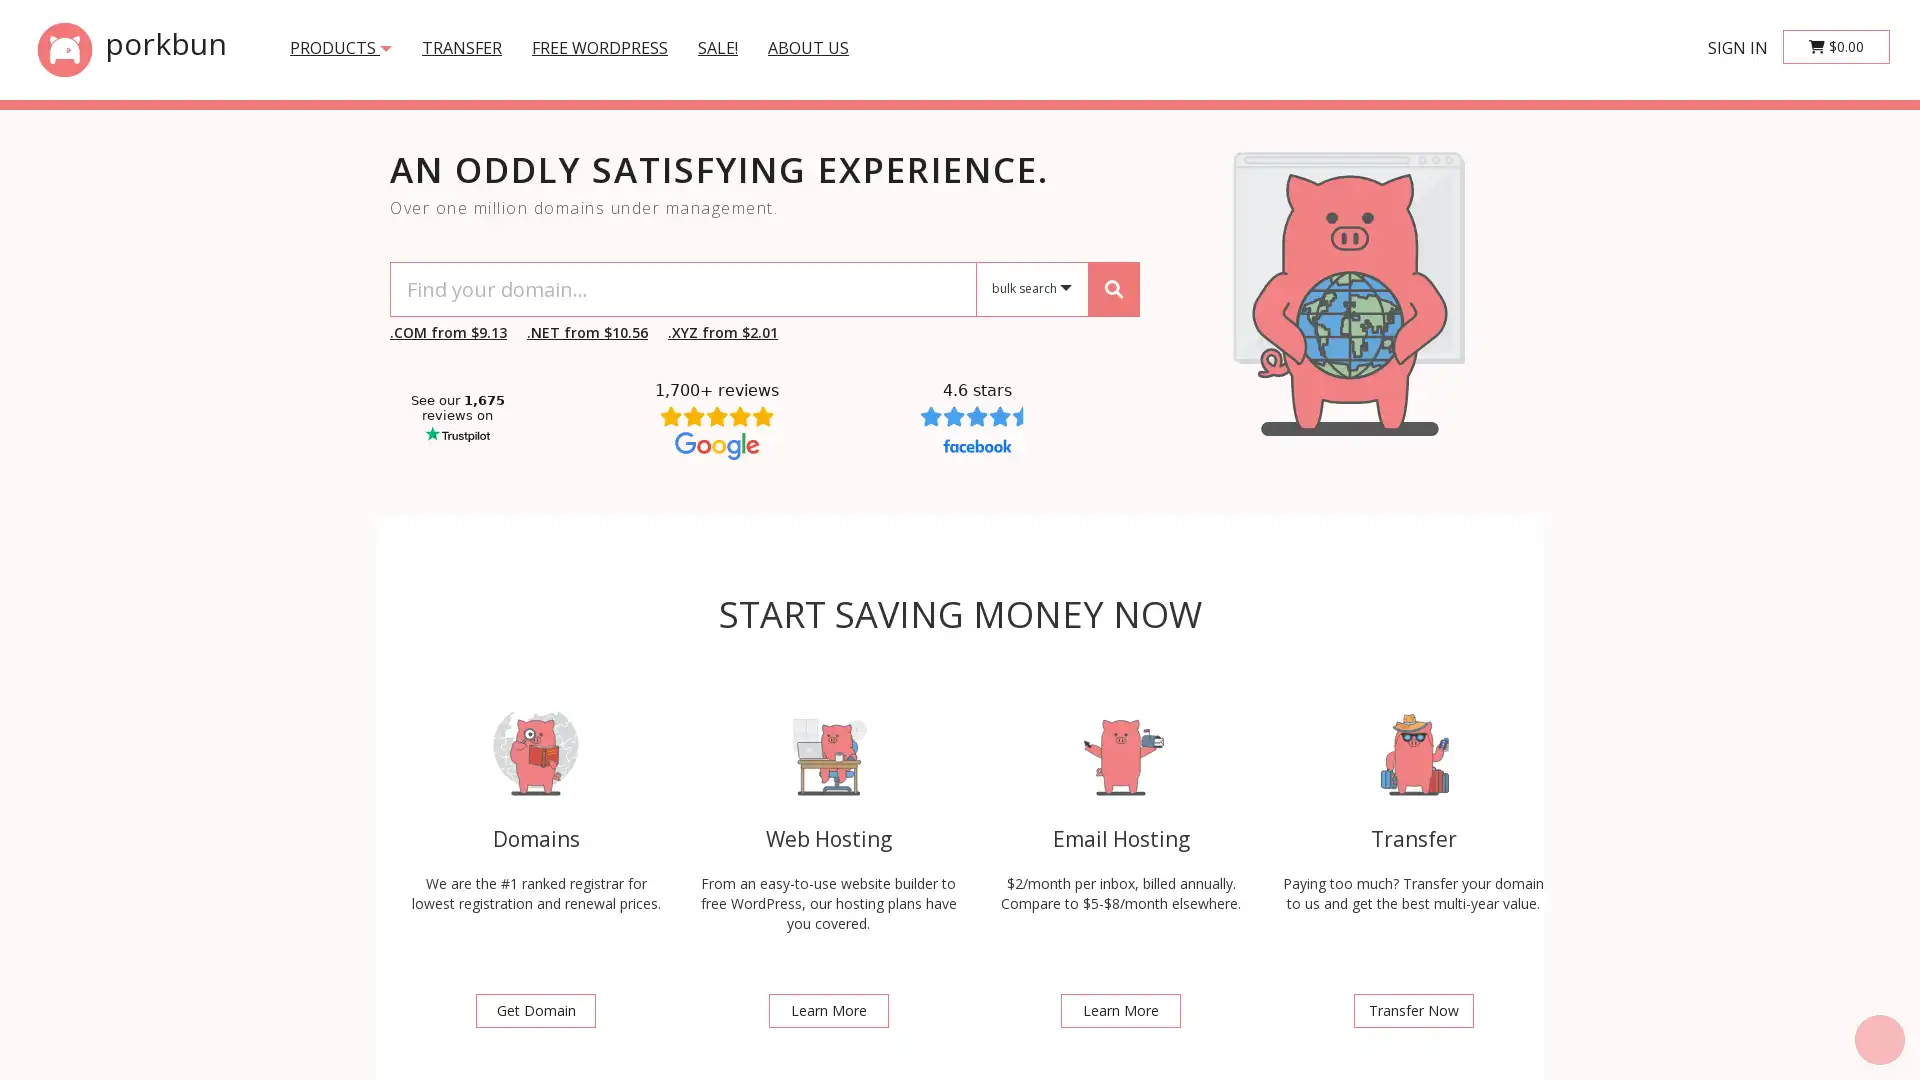  Describe the element at coordinates (1112, 288) in the screenshot. I see `submit search` at that location.